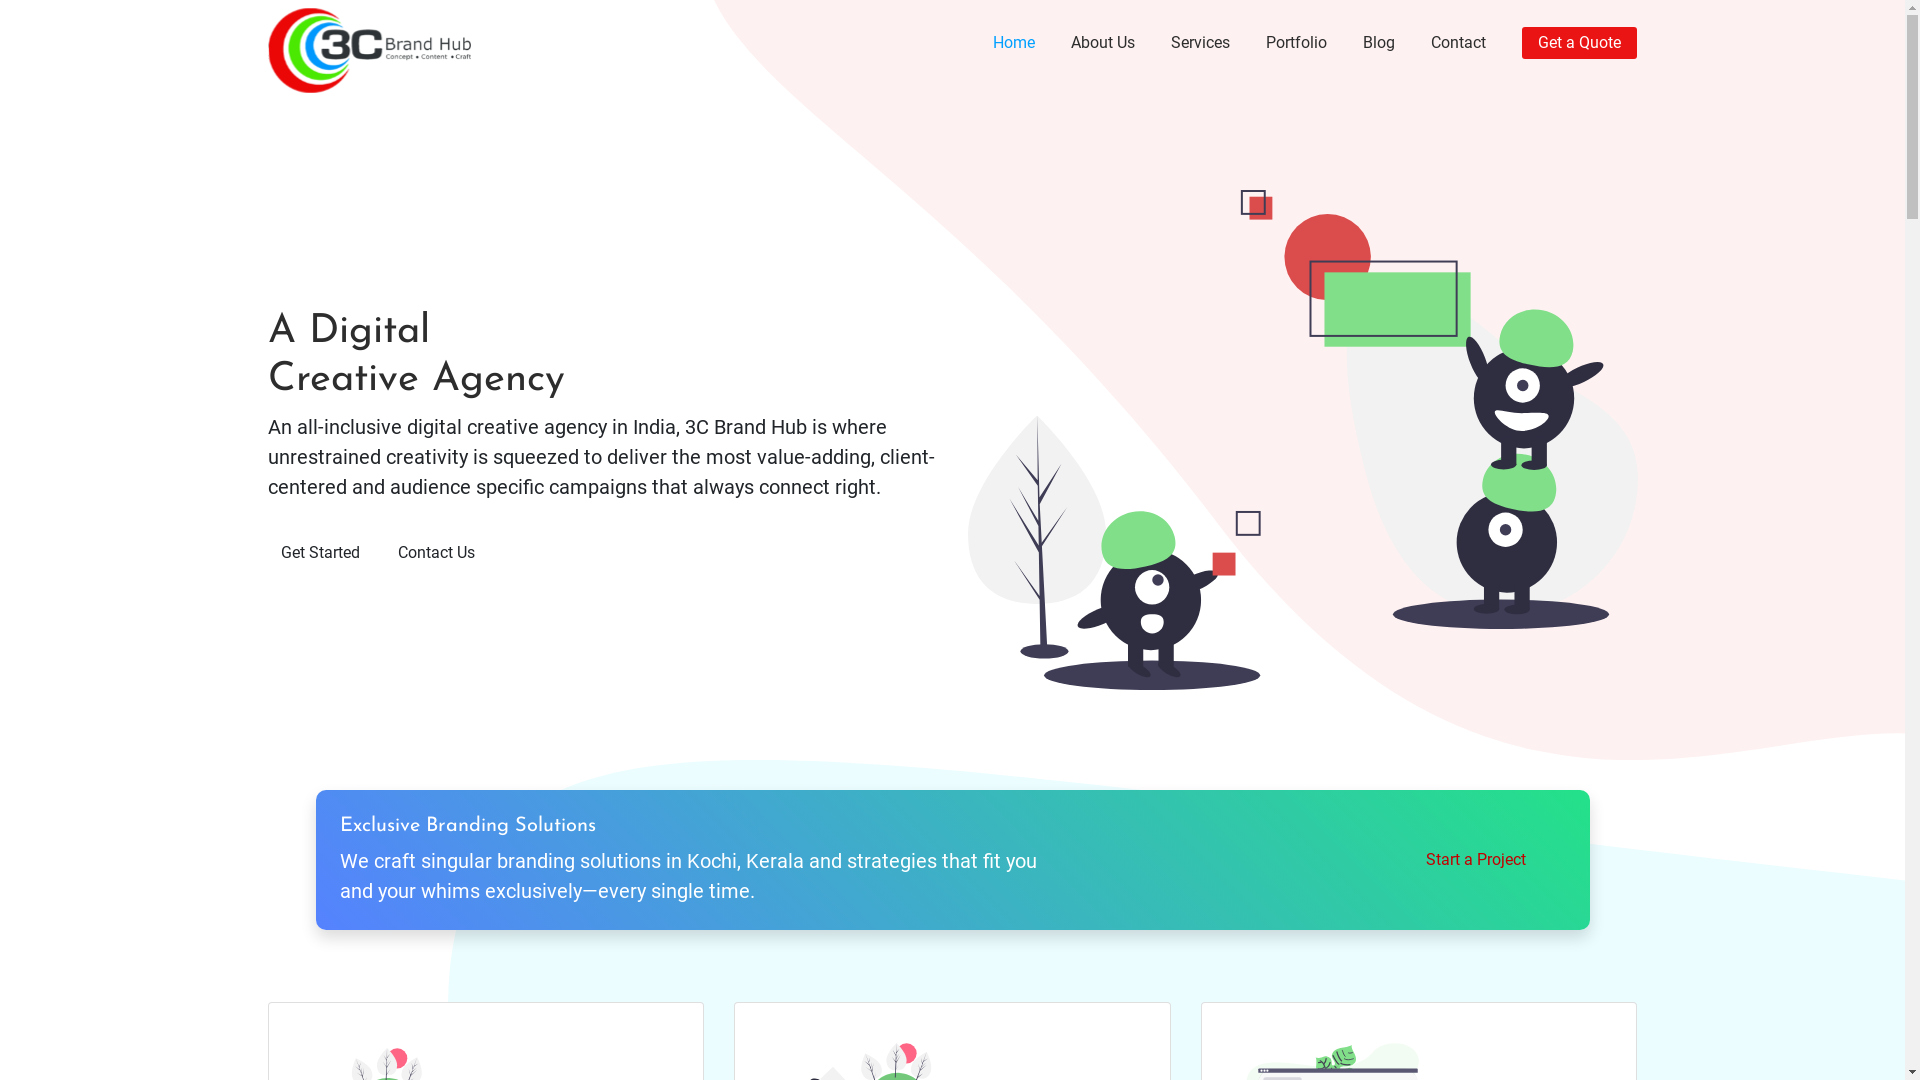 This screenshot has width=1920, height=1080. What do you see at coordinates (1200, 42) in the screenshot?
I see `'Services'` at bounding box center [1200, 42].